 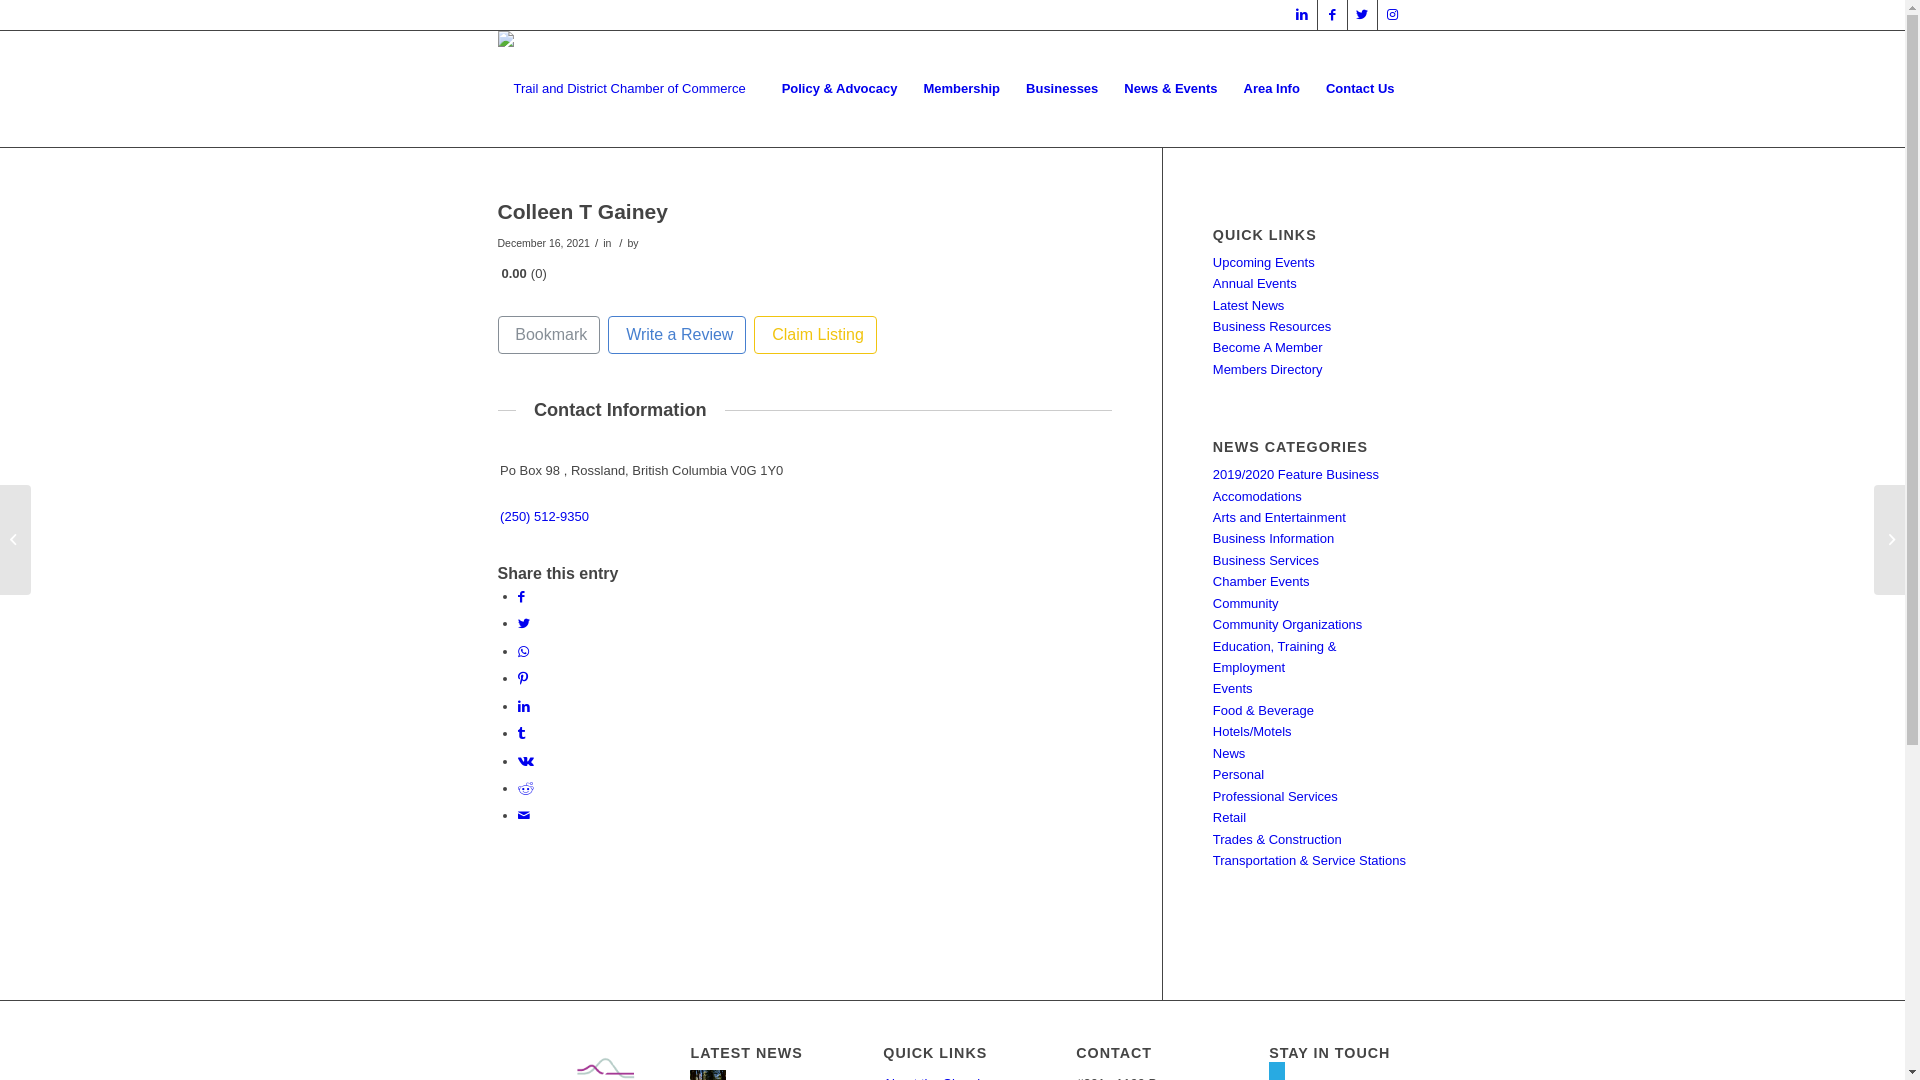 What do you see at coordinates (1302, 15) in the screenshot?
I see `'LinkedIn'` at bounding box center [1302, 15].